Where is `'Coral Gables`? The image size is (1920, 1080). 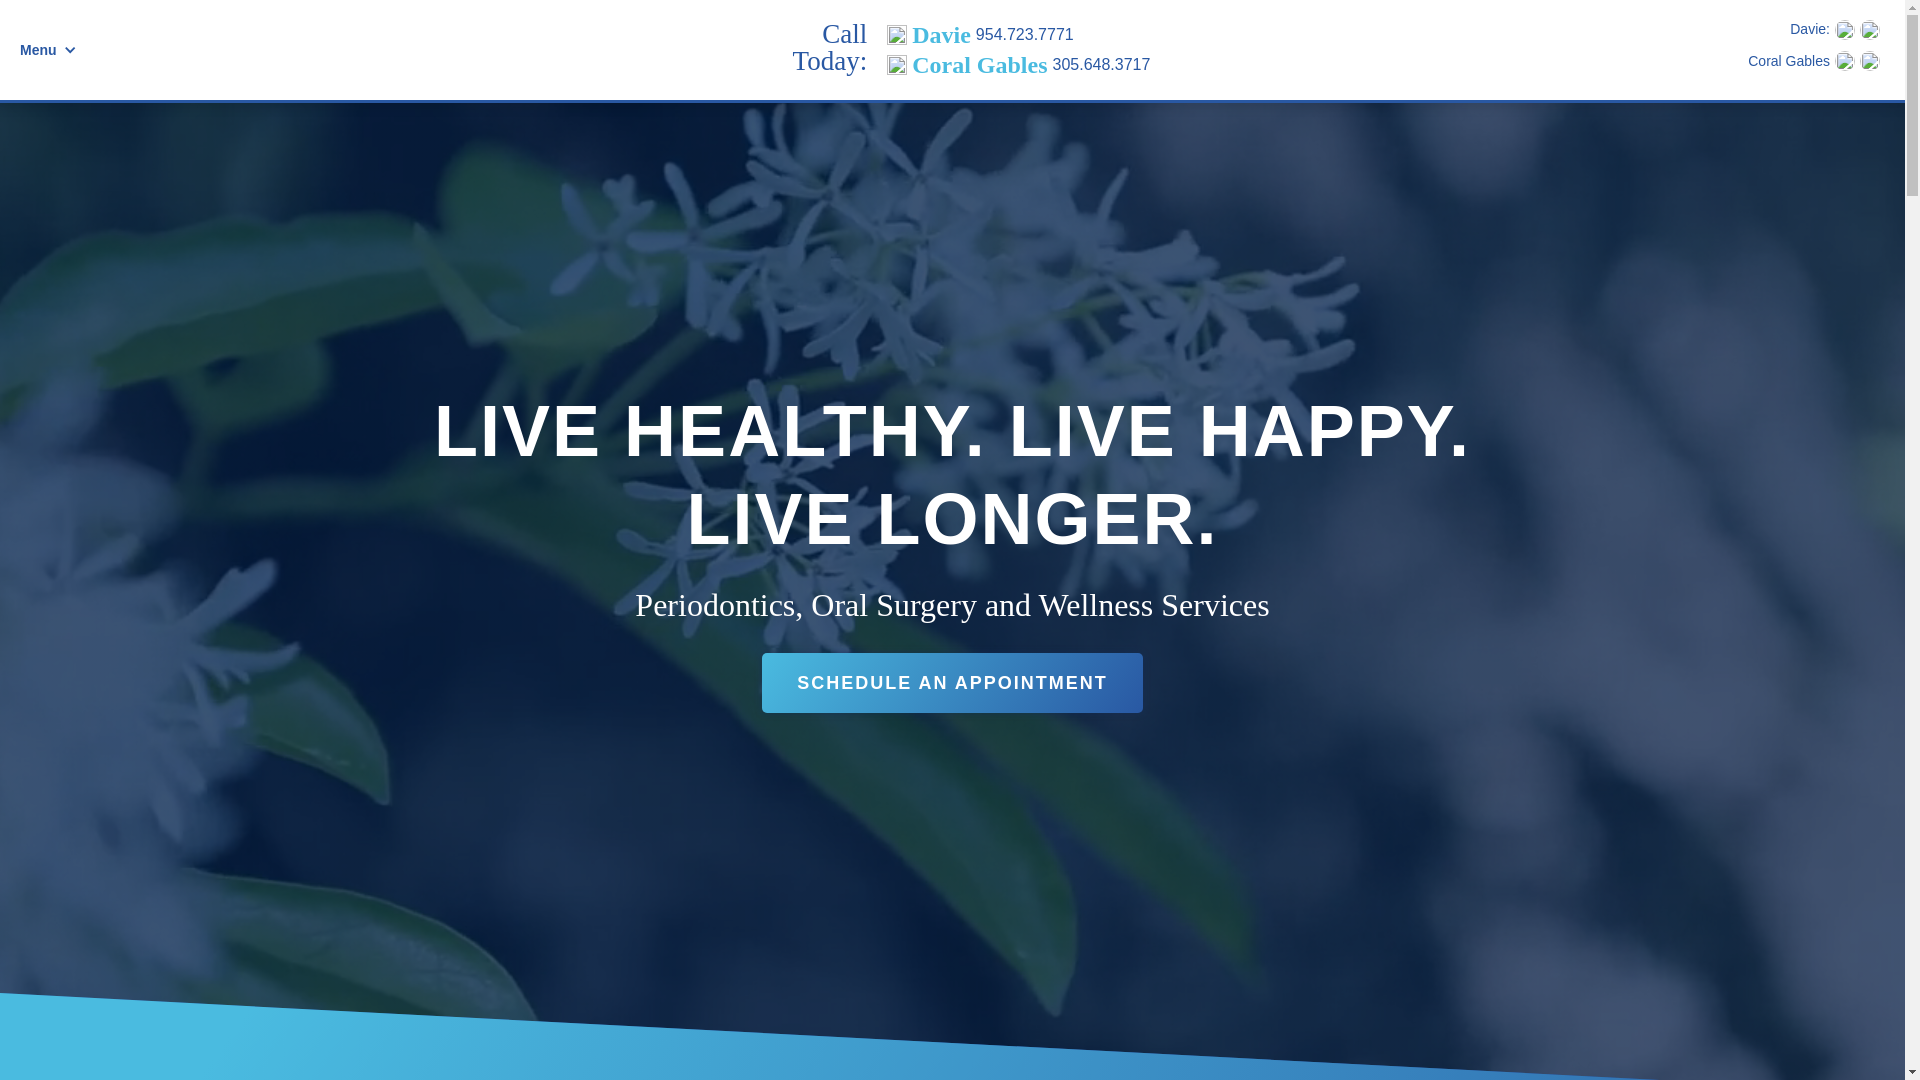
'Coral Gables is located at coordinates (1018, 64).